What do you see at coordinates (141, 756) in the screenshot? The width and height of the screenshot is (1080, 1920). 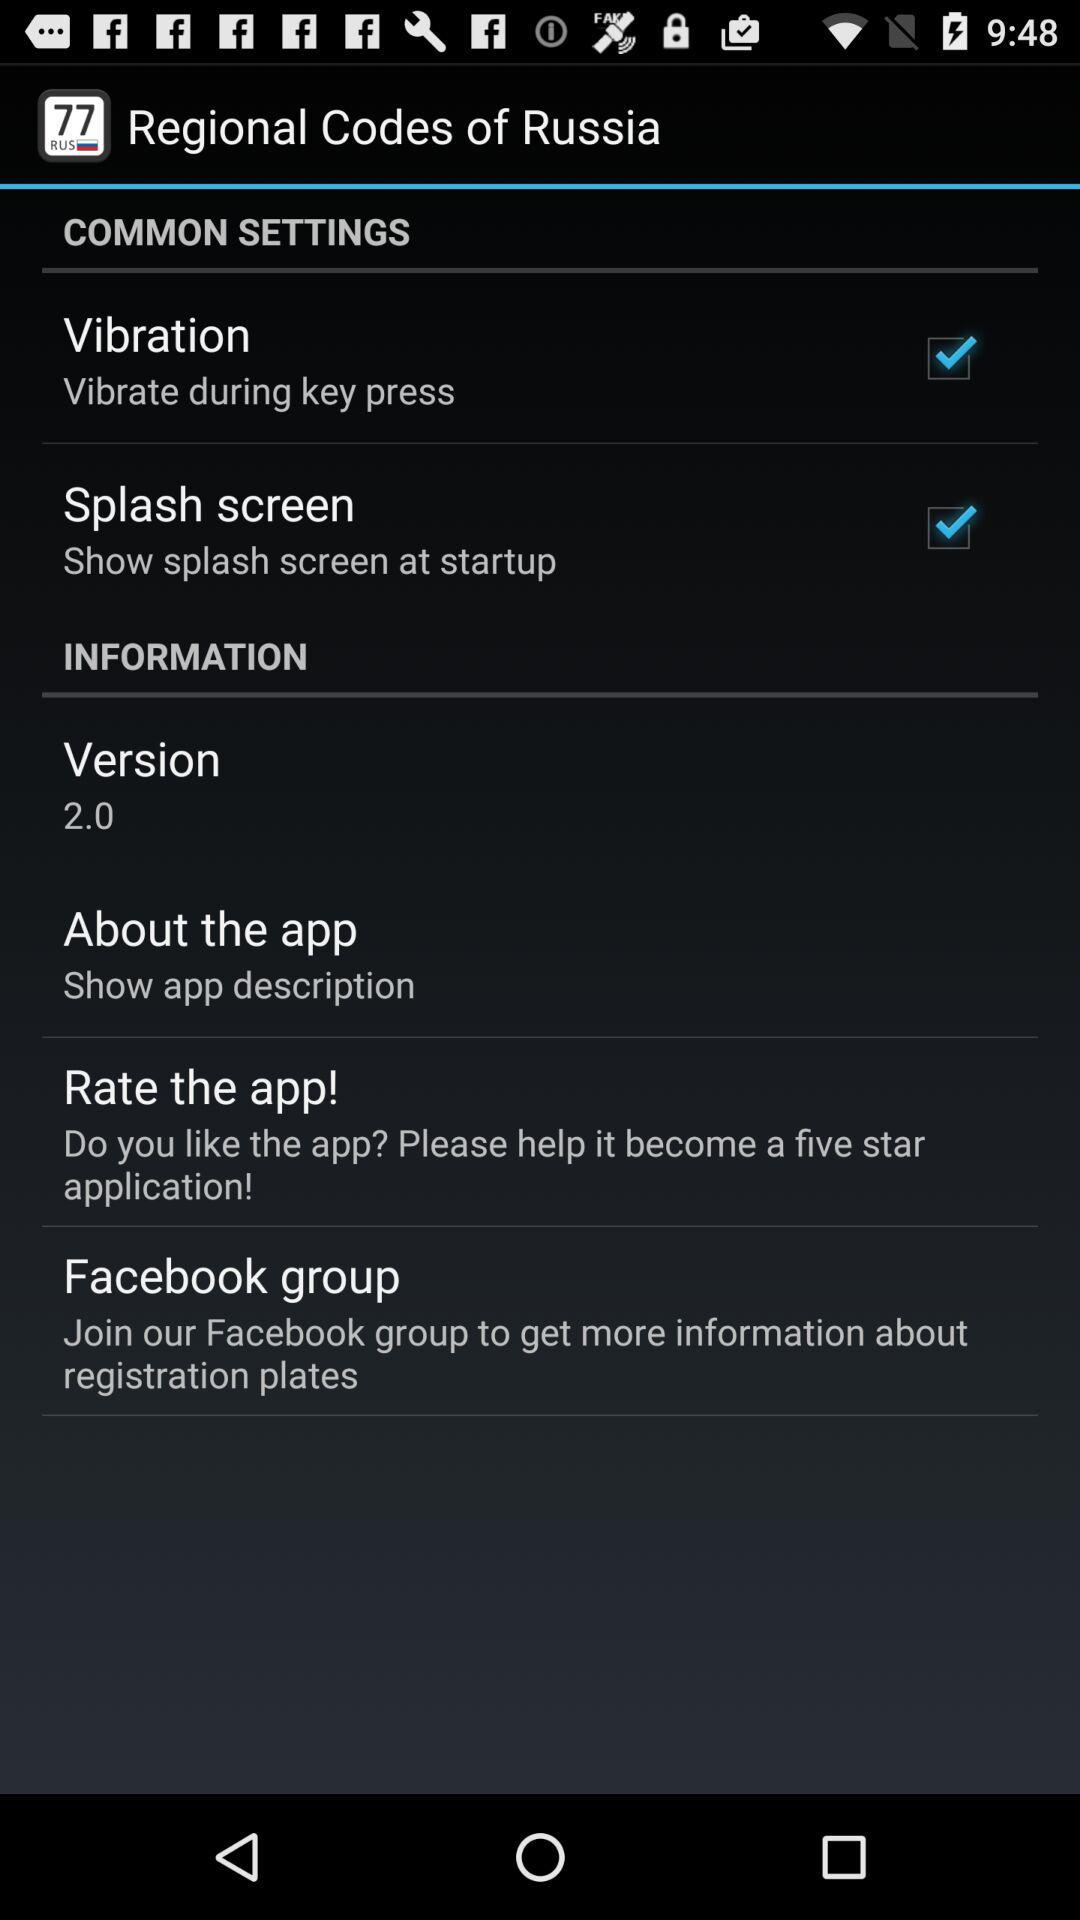 I see `the item above the 2.0 icon` at bounding box center [141, 756].